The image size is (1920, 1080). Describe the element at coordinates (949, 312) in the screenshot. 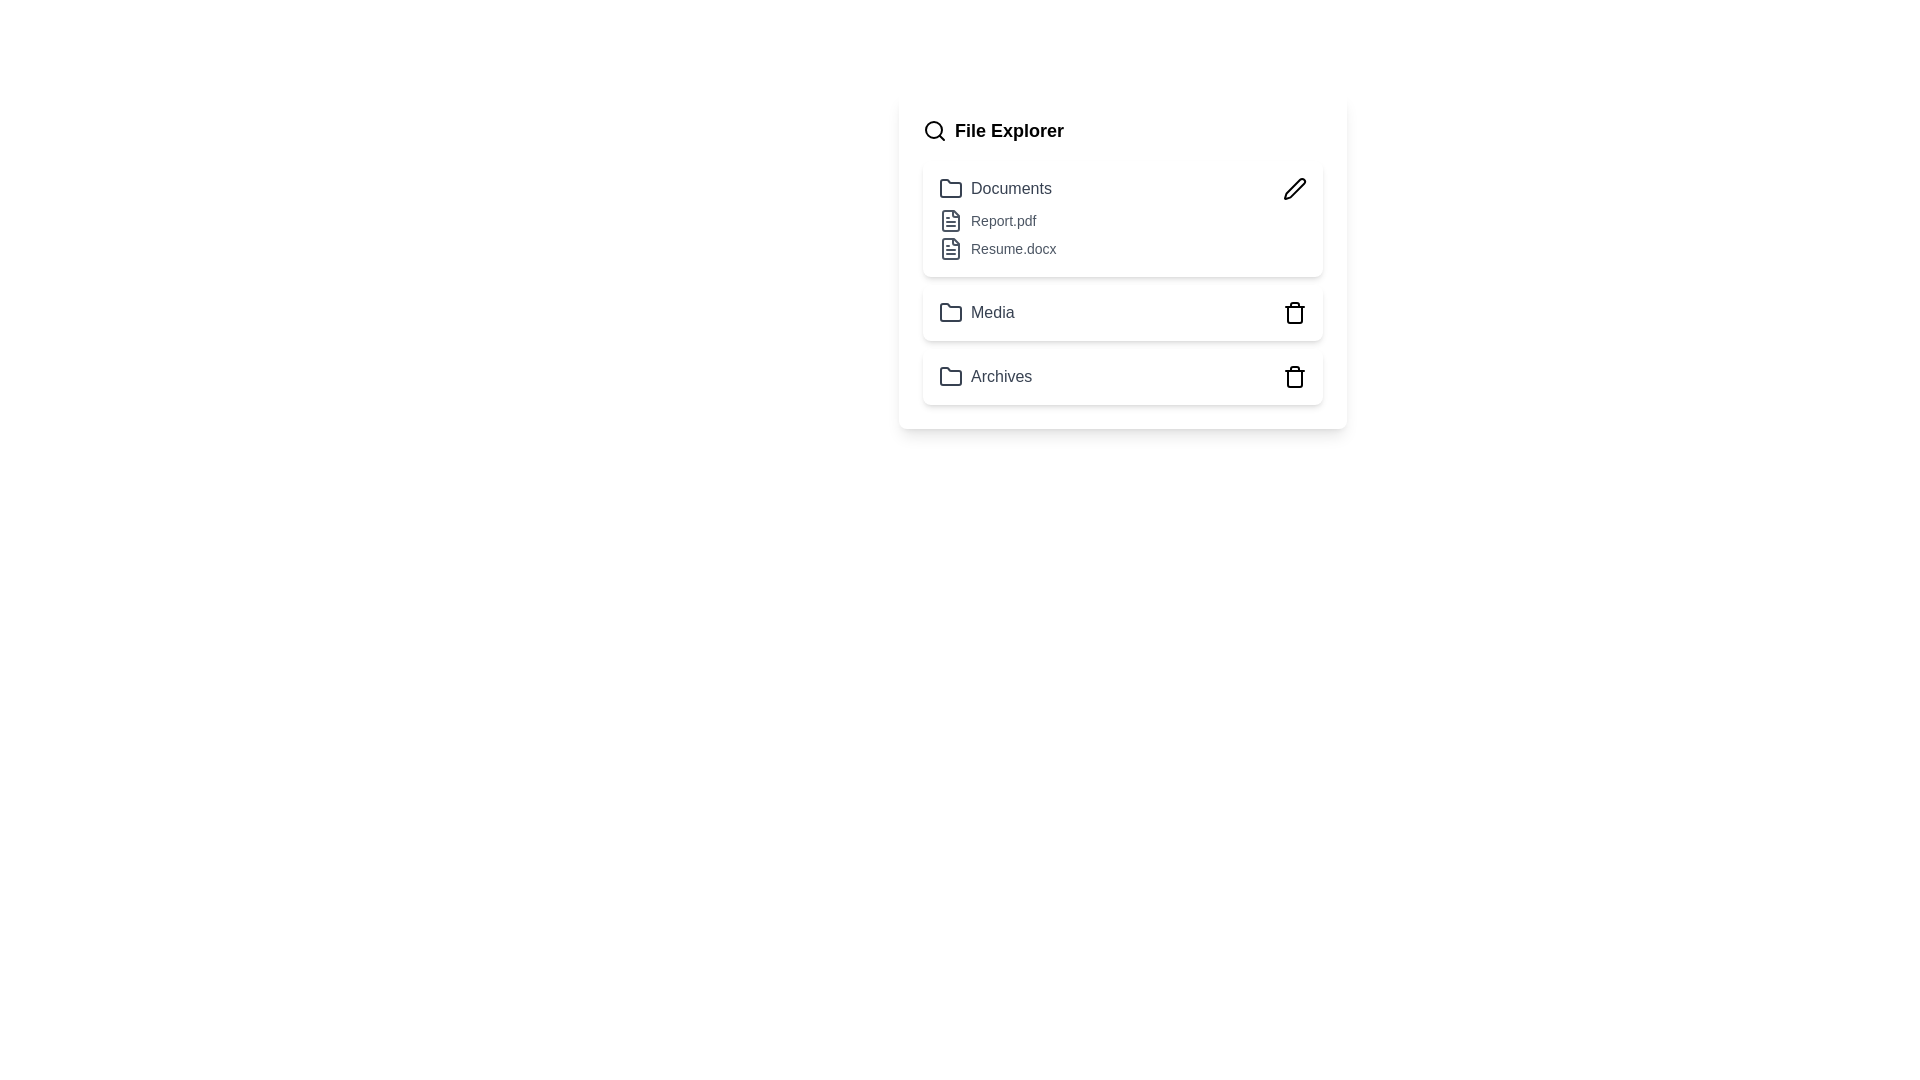

I see `the 'Media' folder icon` at that location.